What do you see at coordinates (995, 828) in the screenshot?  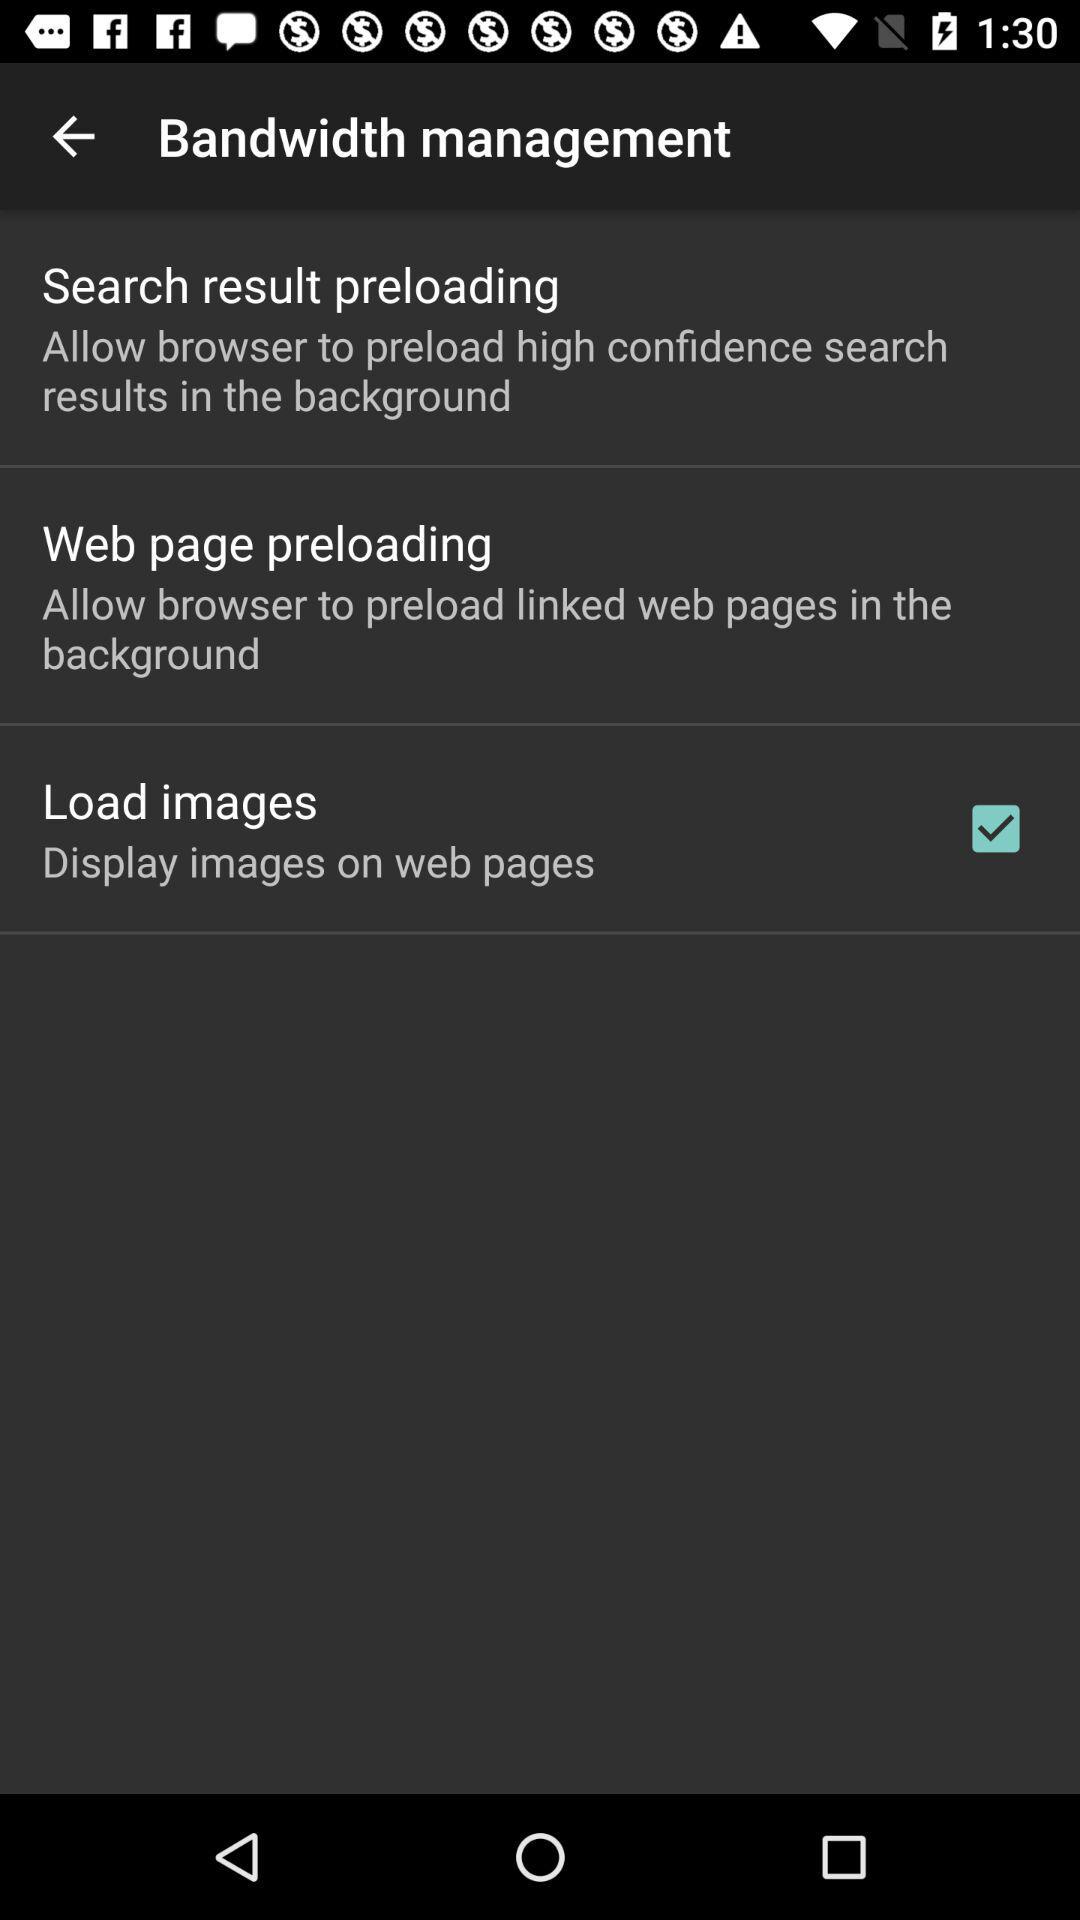 I see `the checkbox on the right` at bounding box center [995, 828].